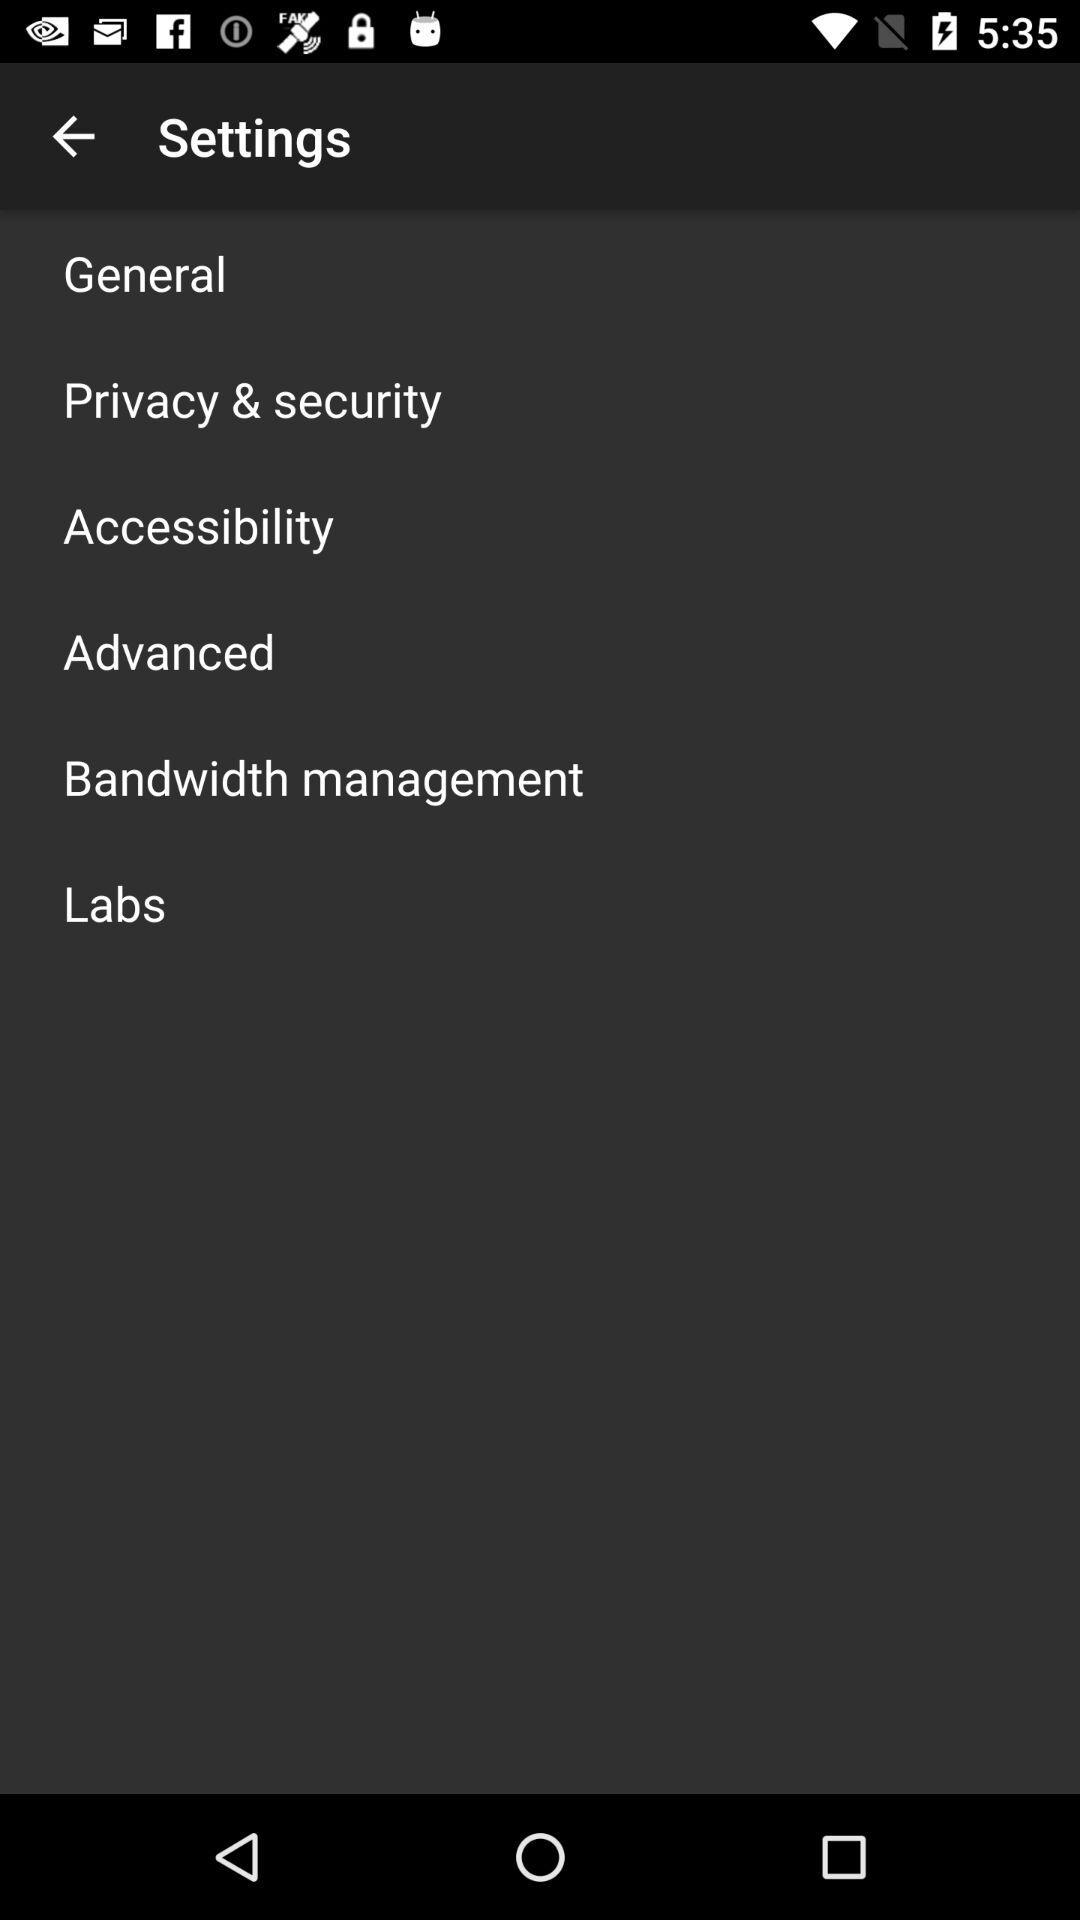  What do you see at coordinates (168, 651) in the screenshot?
I see `the advanced` at bounding box center [168, 651].